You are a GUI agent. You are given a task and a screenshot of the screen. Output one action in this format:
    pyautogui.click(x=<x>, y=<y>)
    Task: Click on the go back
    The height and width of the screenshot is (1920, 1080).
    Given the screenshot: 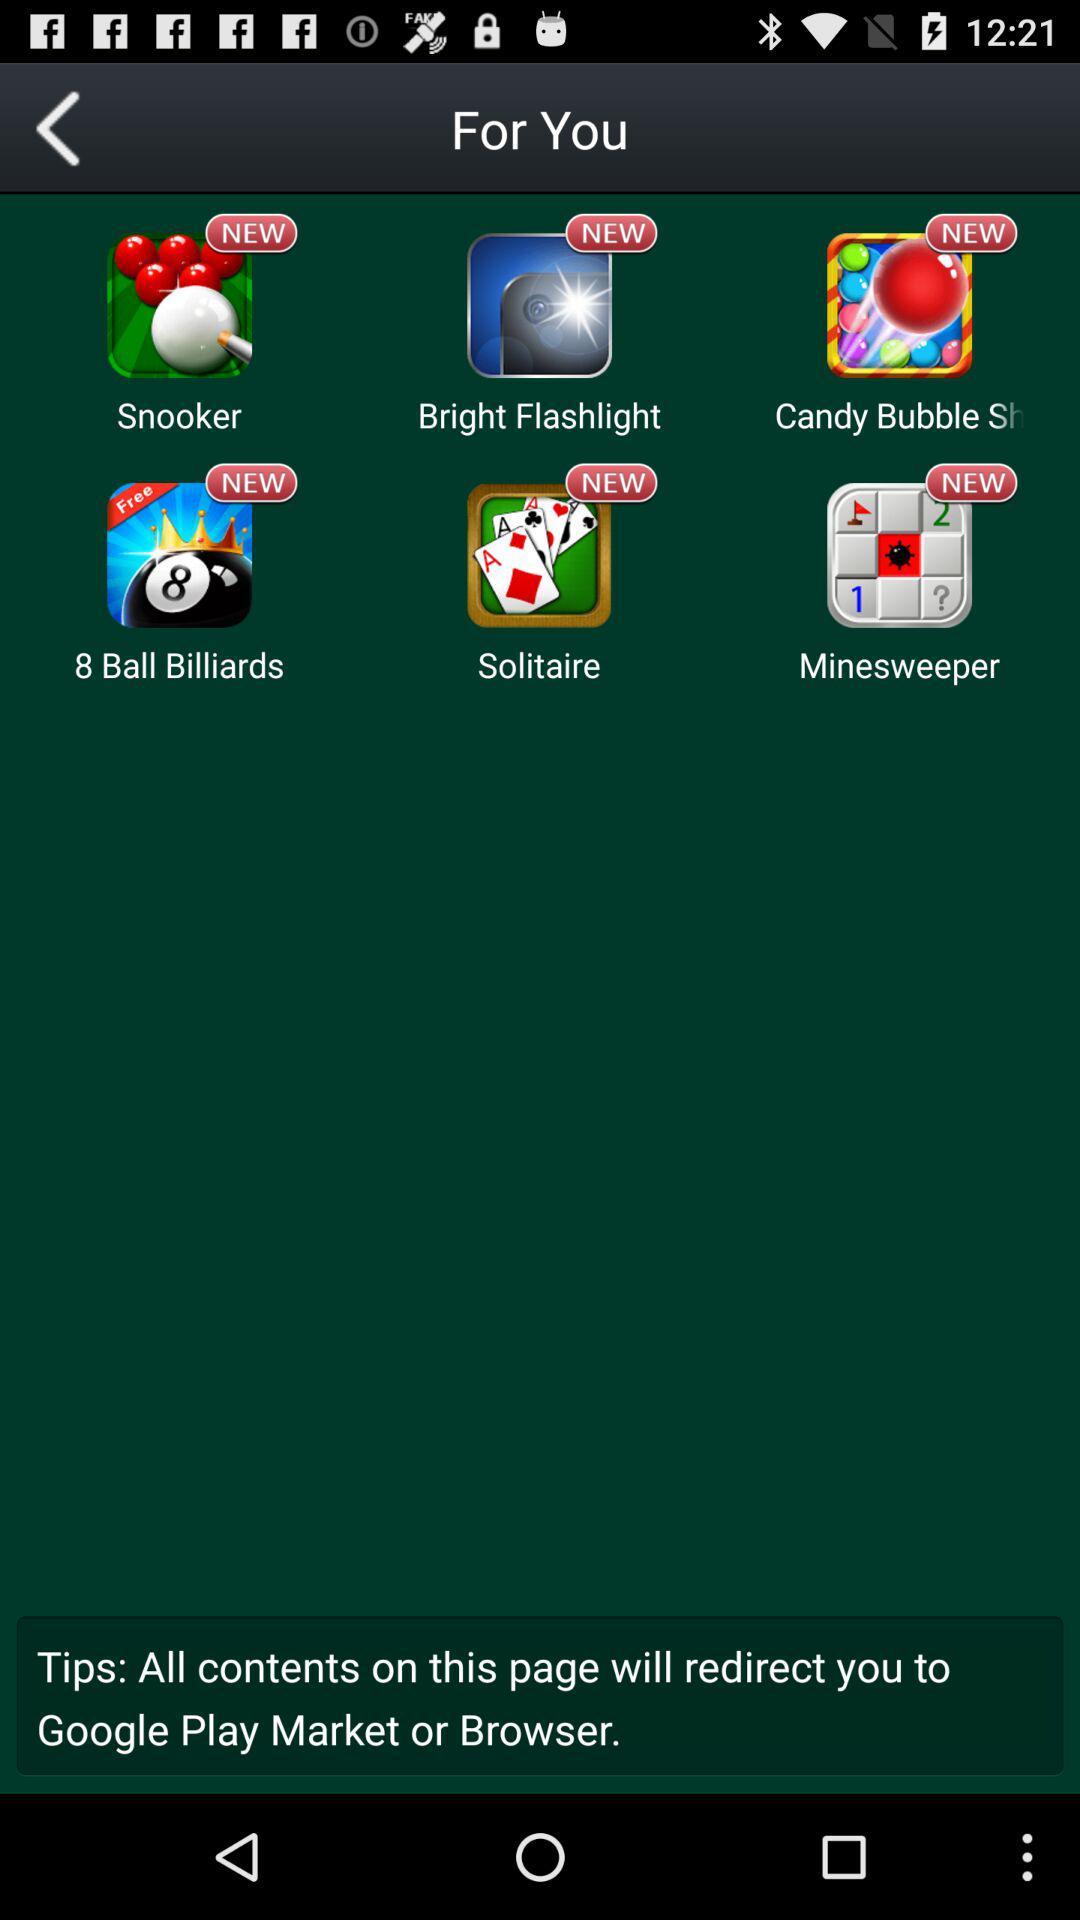 What is the action you would take?
    pyautogui.click(x=64, y=127)
    